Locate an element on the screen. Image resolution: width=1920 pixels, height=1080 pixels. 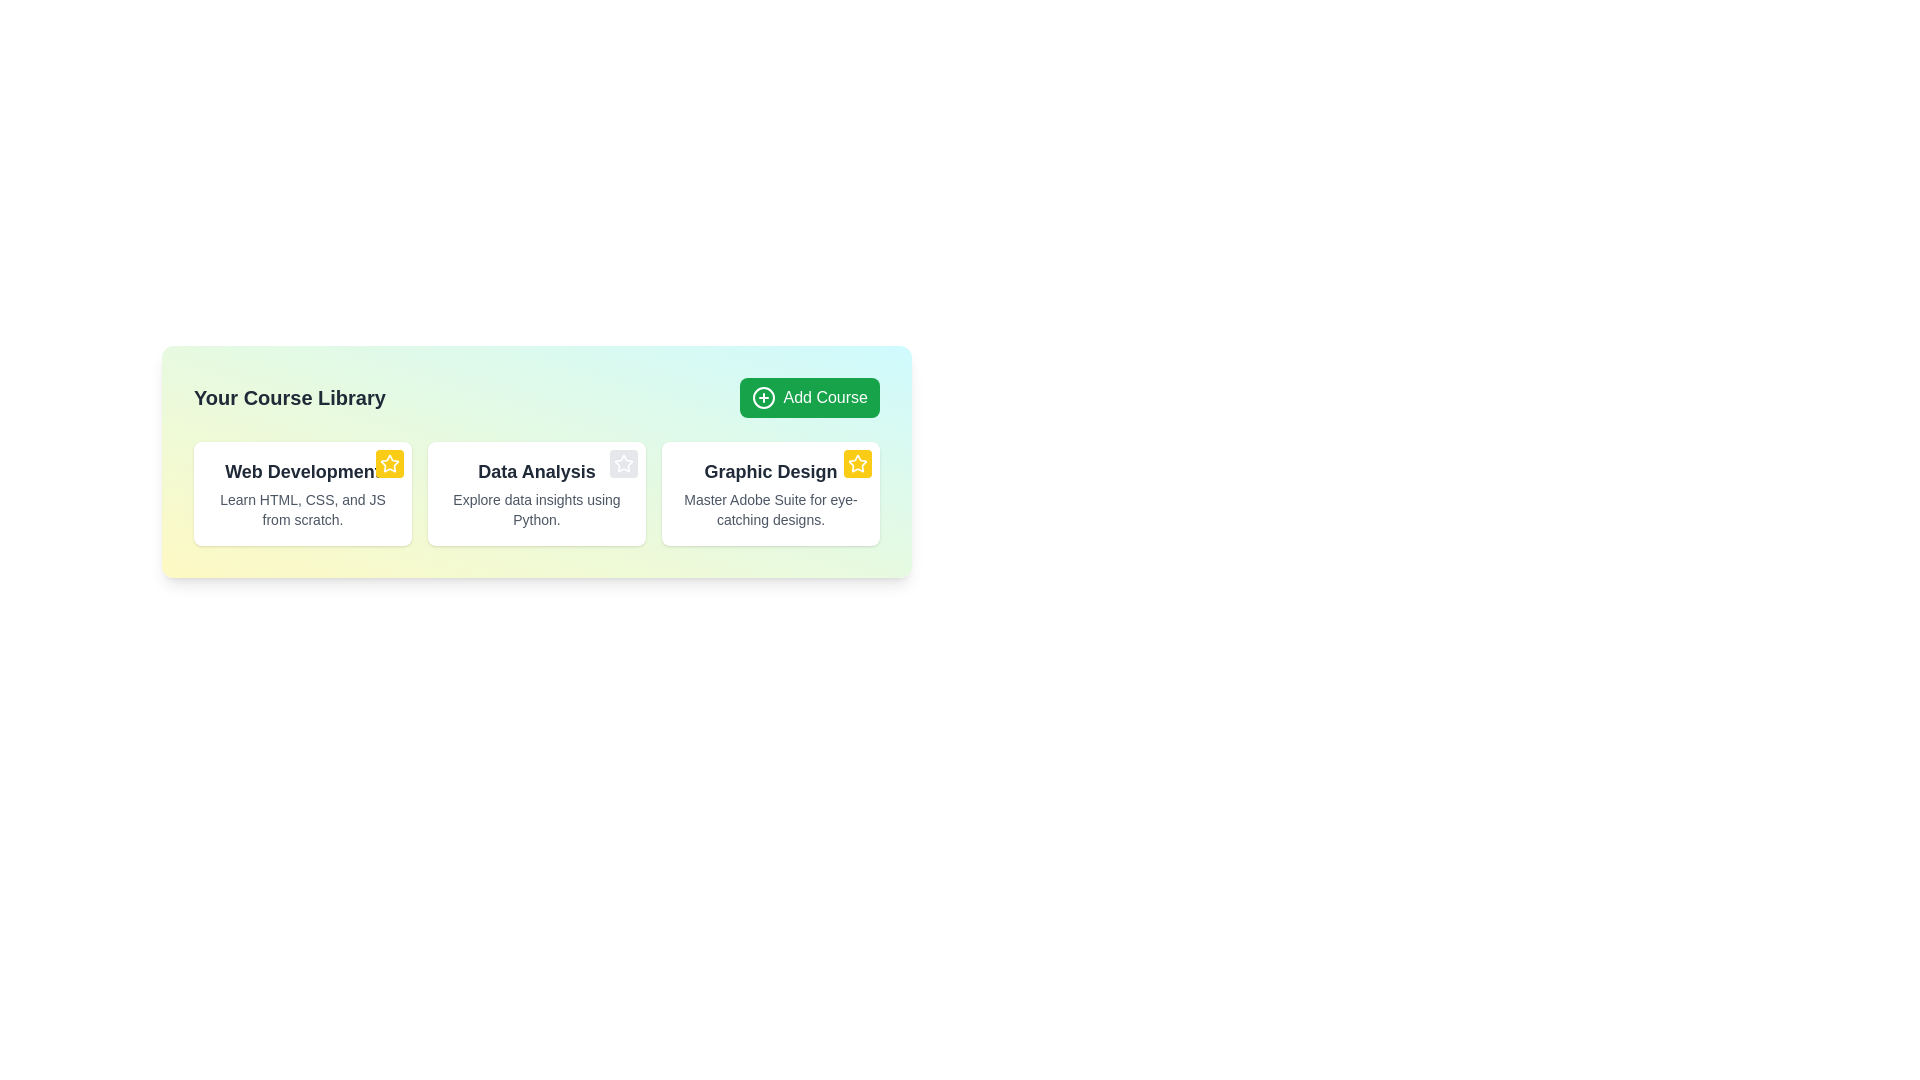
the text snippet displaying 'Explore data insights using Python.' located below the title 'Data Analysis' in the center card of the three-card layout to check for tooltips or additional interactions is located at coordinates (537, 508).